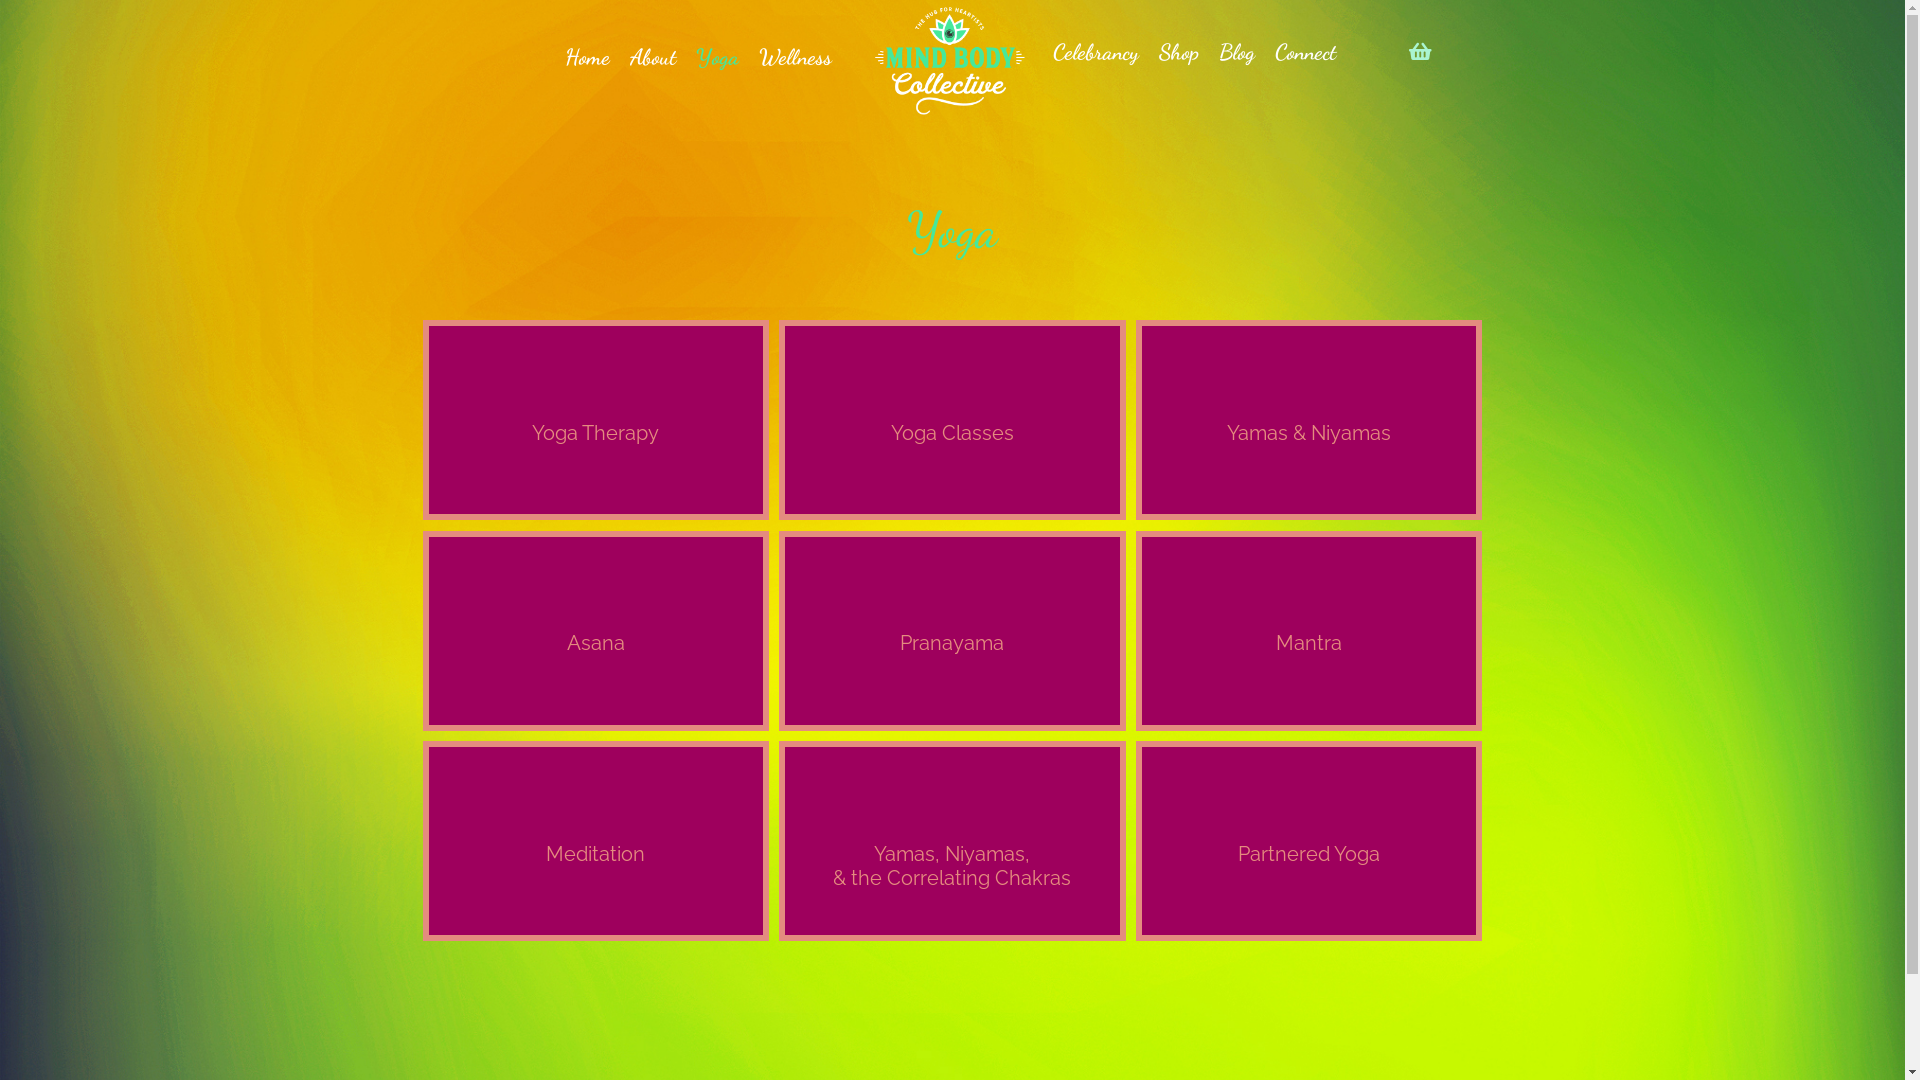  What do you see at coordinates (747, 56) in the screenshot?
I see `'Wellness'` at bounding box center [747, 56].